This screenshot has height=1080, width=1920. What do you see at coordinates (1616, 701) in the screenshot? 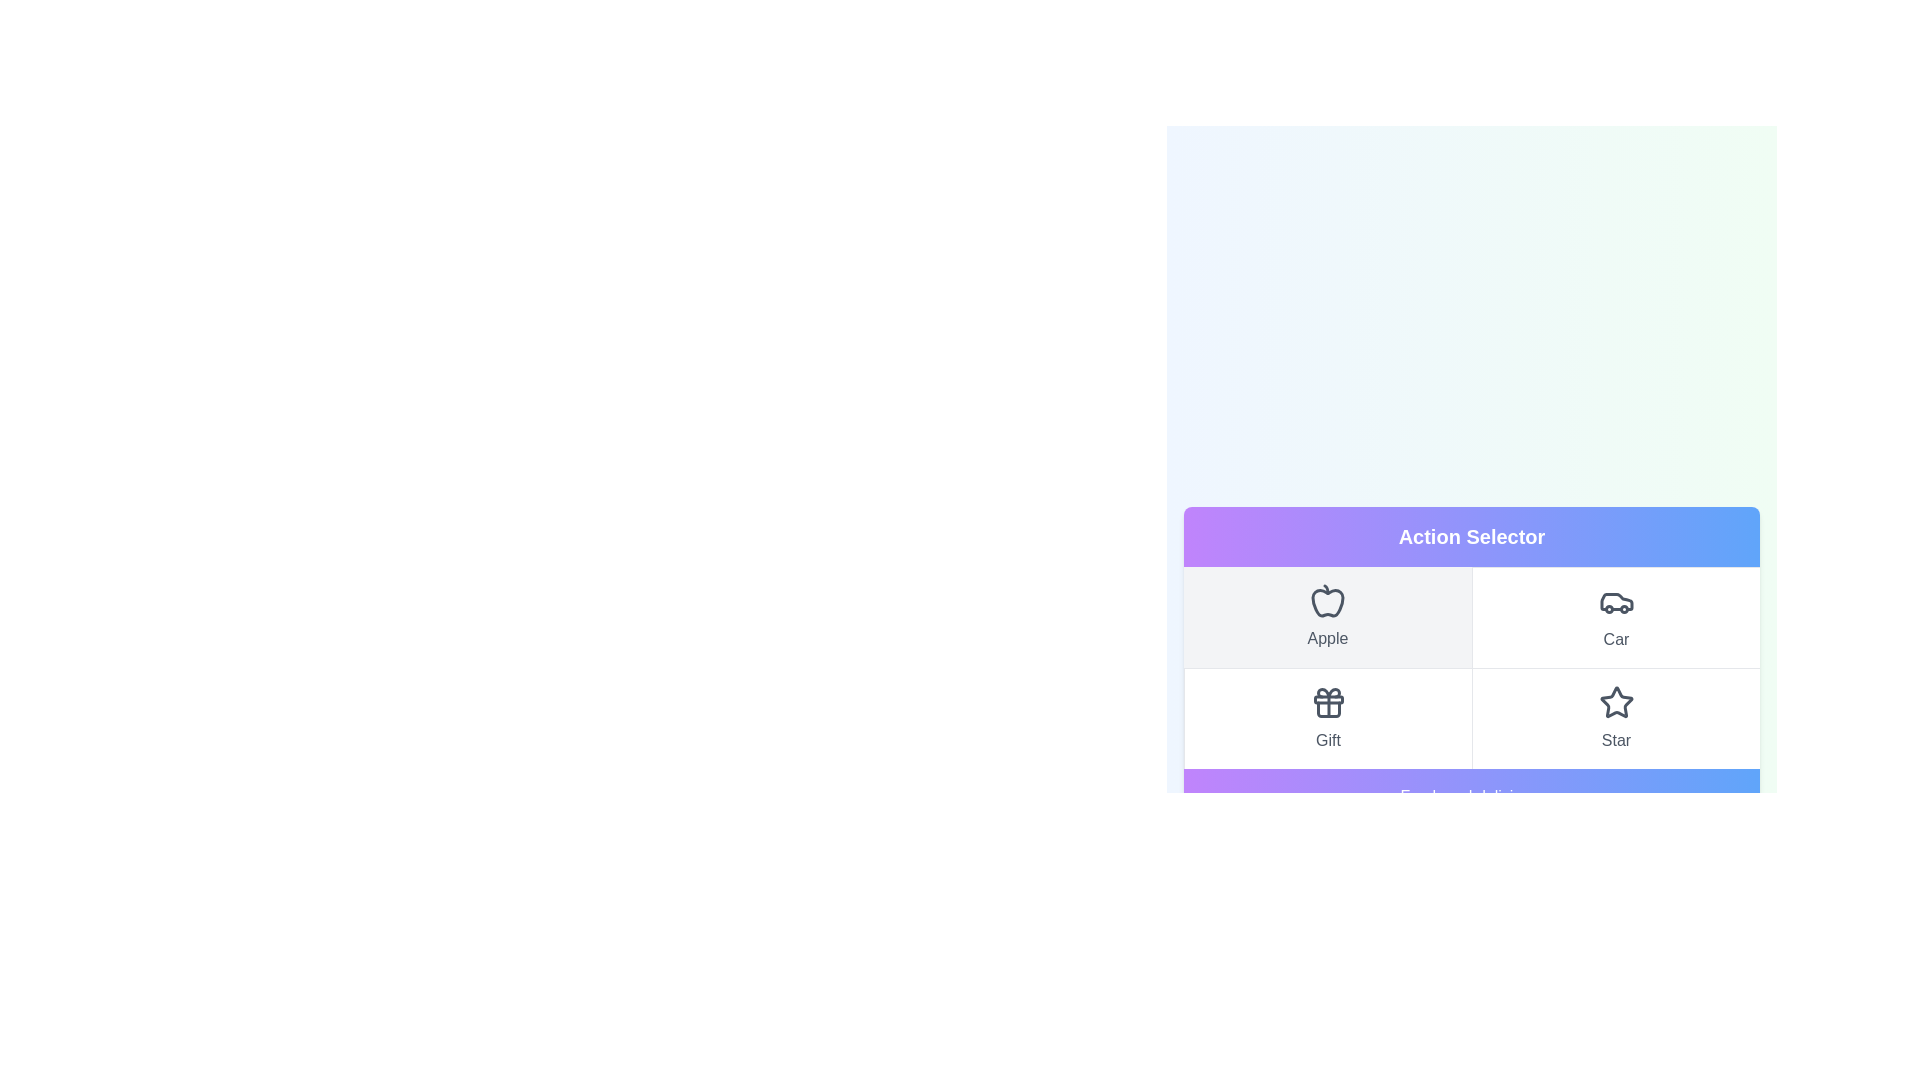
I see `the star-shaped icon with a hollow interior located above the text label 'Star' in the 'Action Selector' grid layout` at bounding box center [1616, 701].